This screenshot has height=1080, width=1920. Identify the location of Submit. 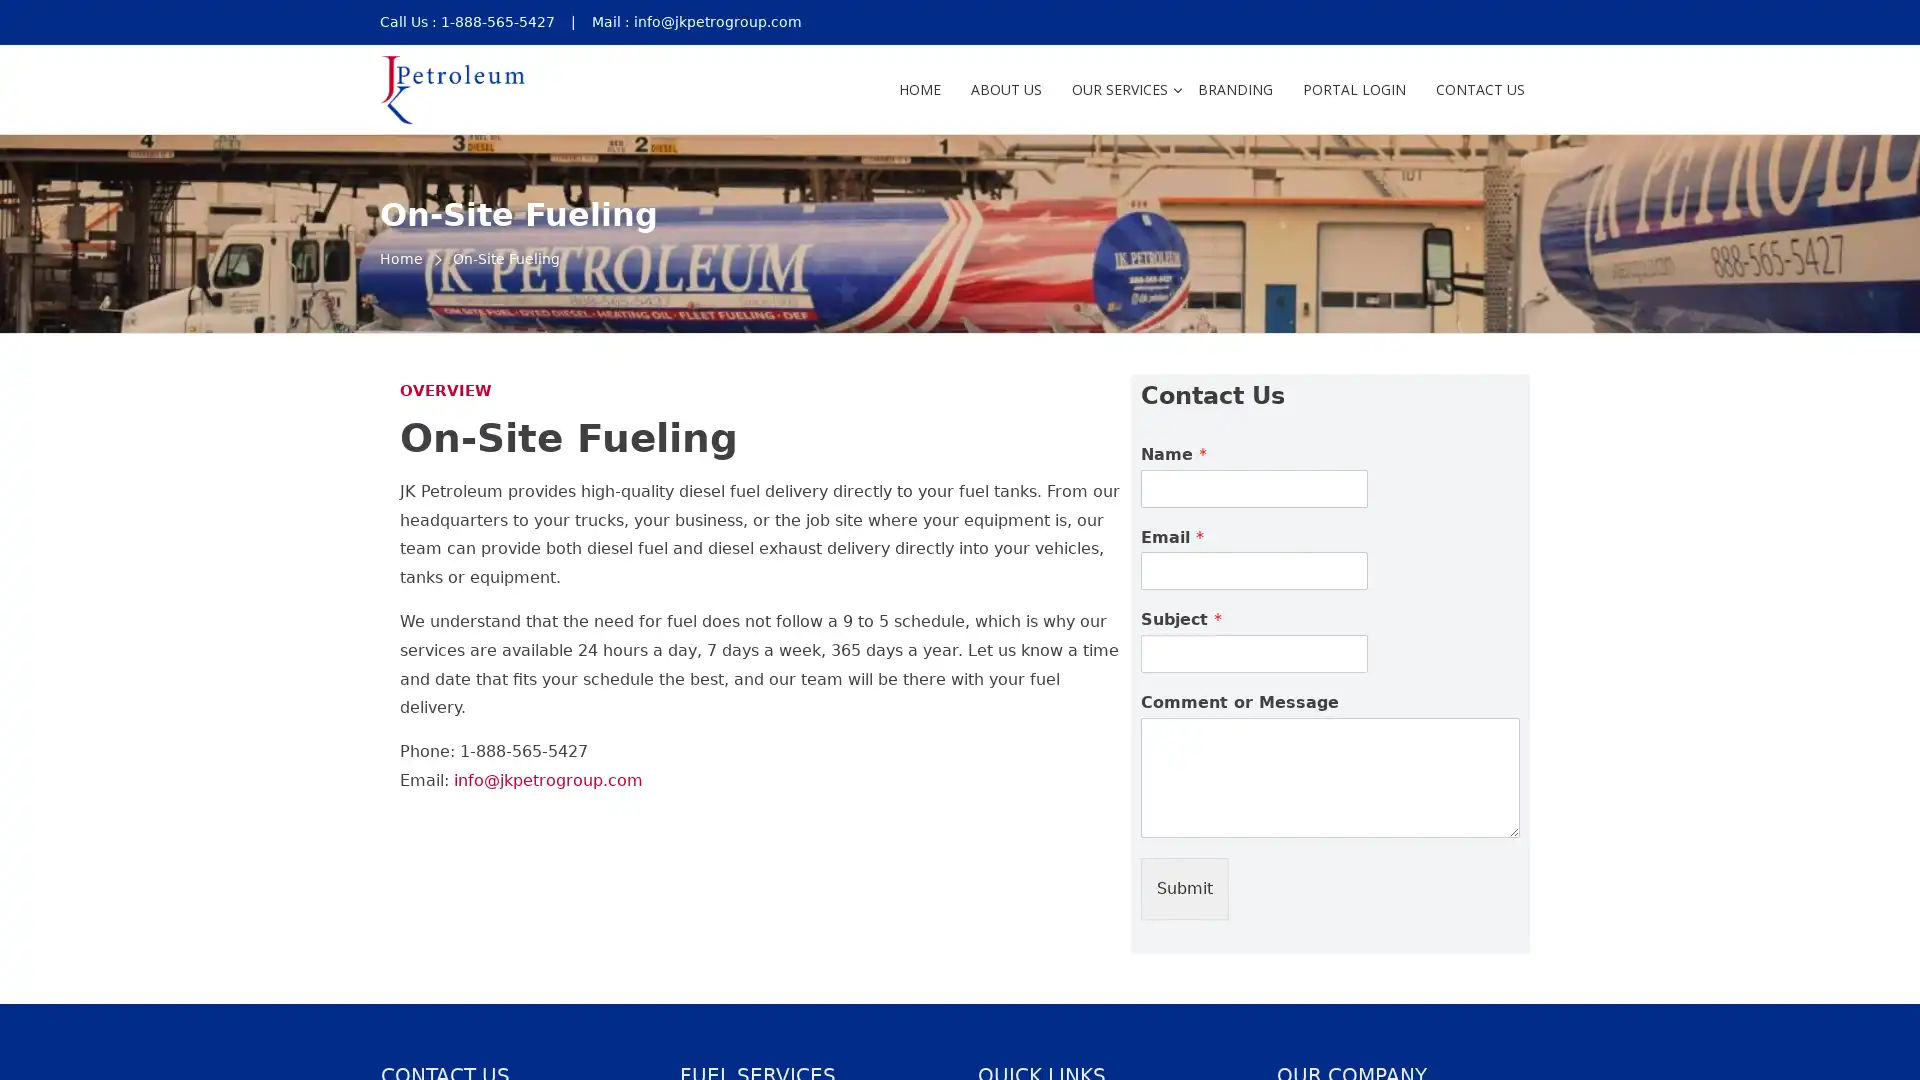
(1185, 887).